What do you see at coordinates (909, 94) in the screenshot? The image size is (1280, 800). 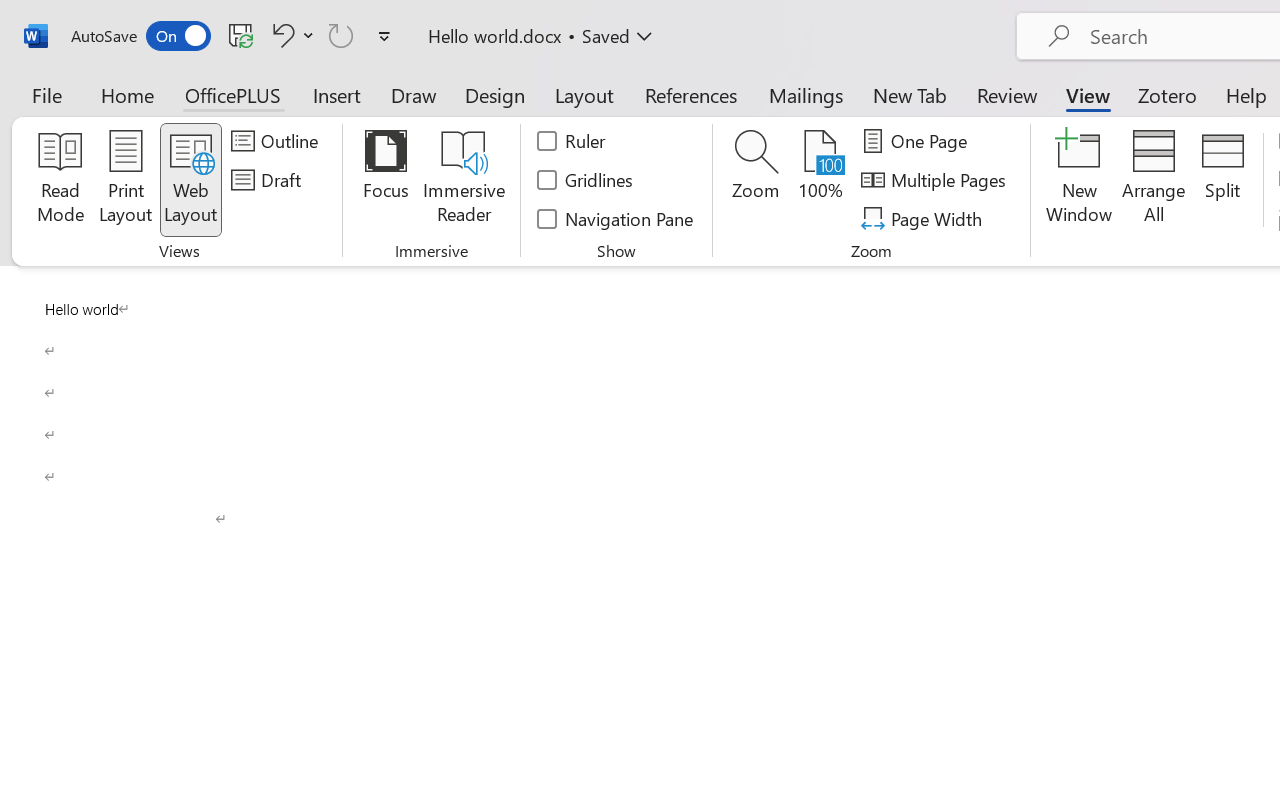 I see `'New Tab'` at bounding box center [909, 94].